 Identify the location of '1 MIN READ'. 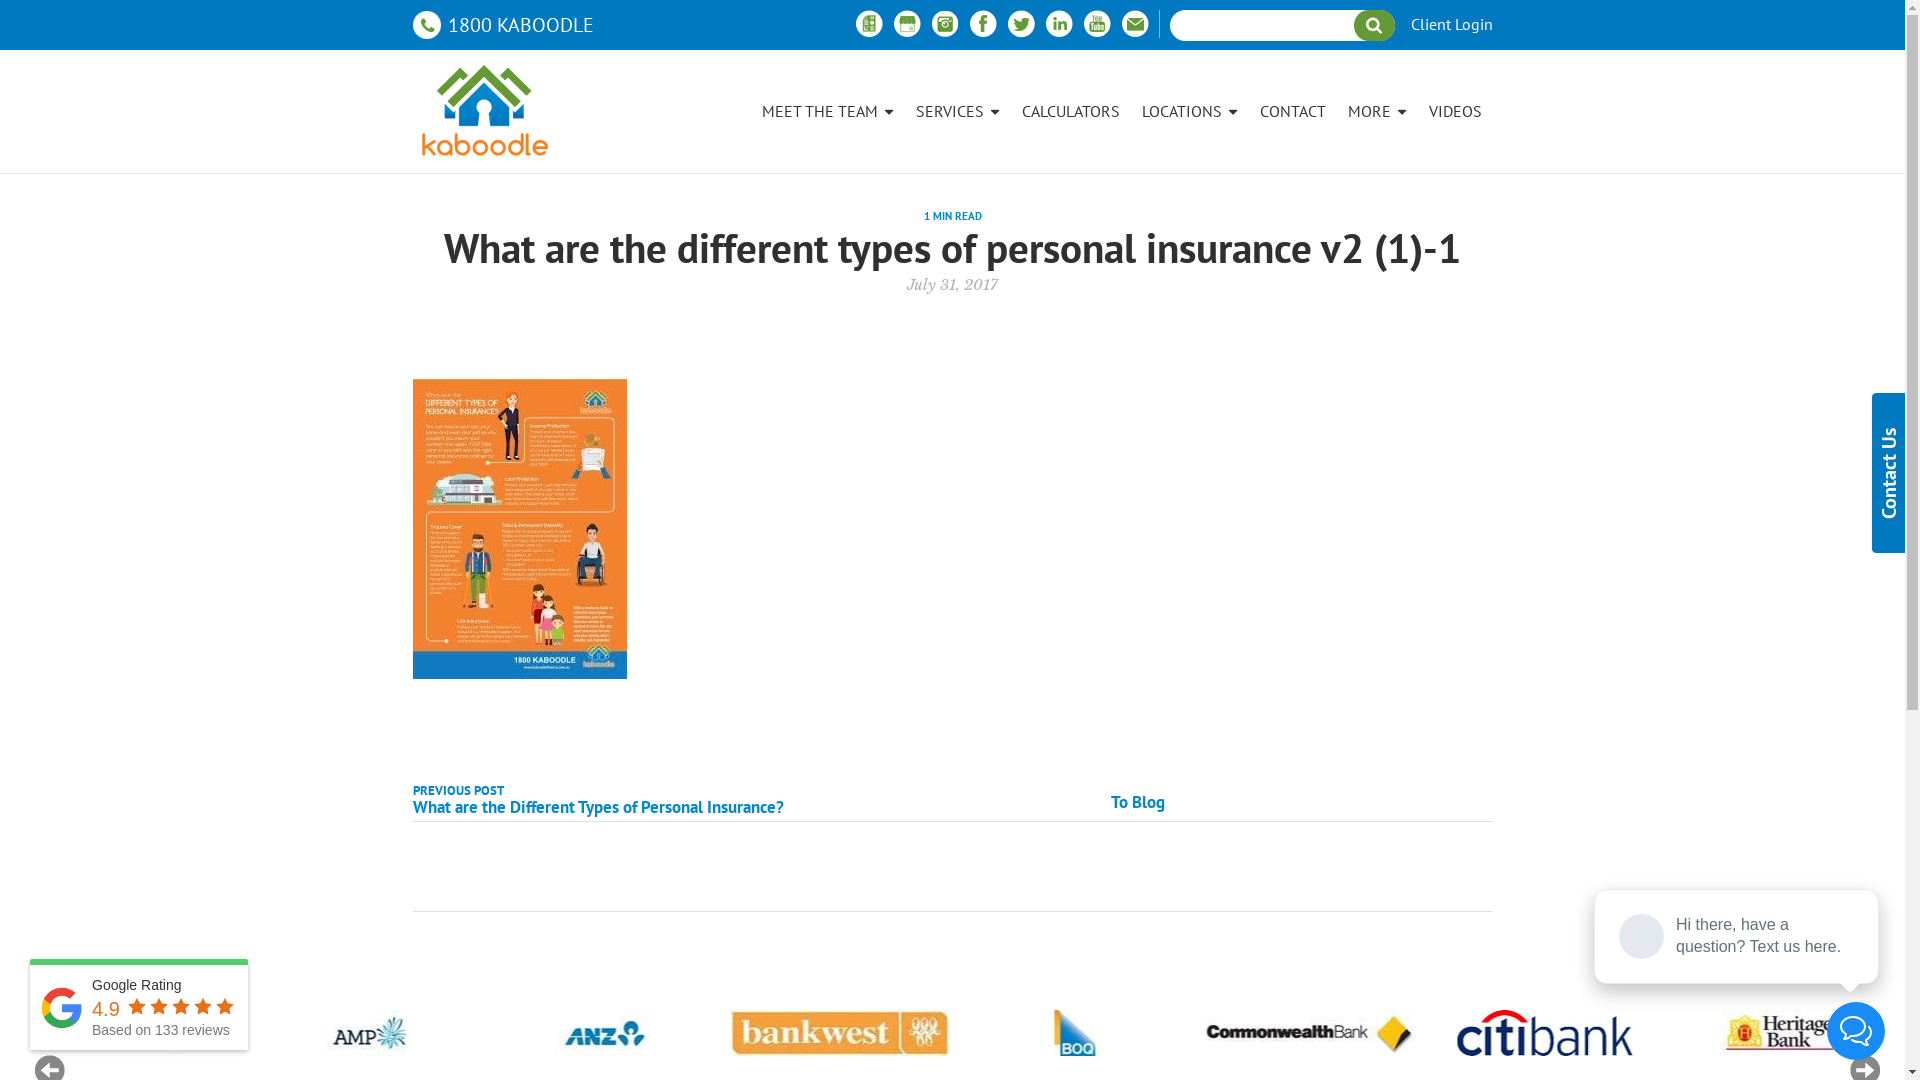
(923, 216).